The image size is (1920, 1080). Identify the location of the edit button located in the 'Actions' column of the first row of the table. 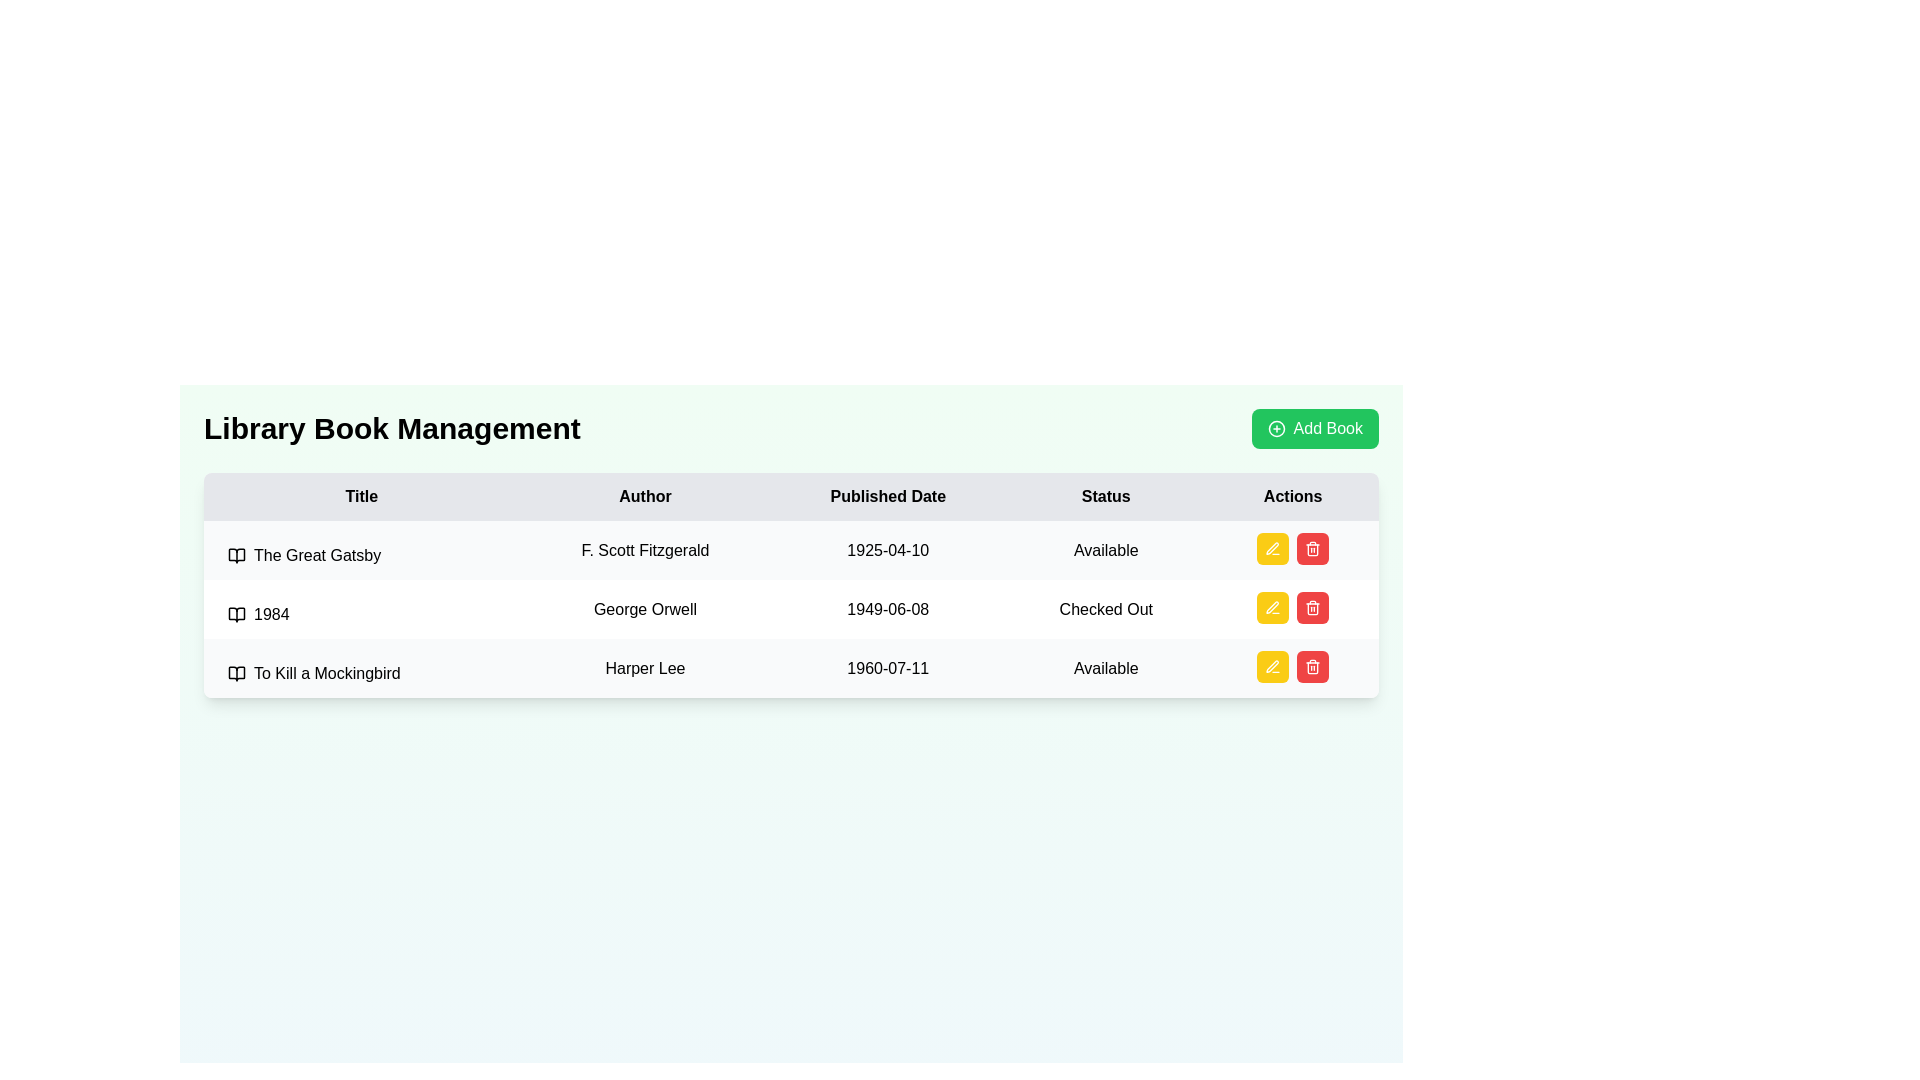
(1272, 548).